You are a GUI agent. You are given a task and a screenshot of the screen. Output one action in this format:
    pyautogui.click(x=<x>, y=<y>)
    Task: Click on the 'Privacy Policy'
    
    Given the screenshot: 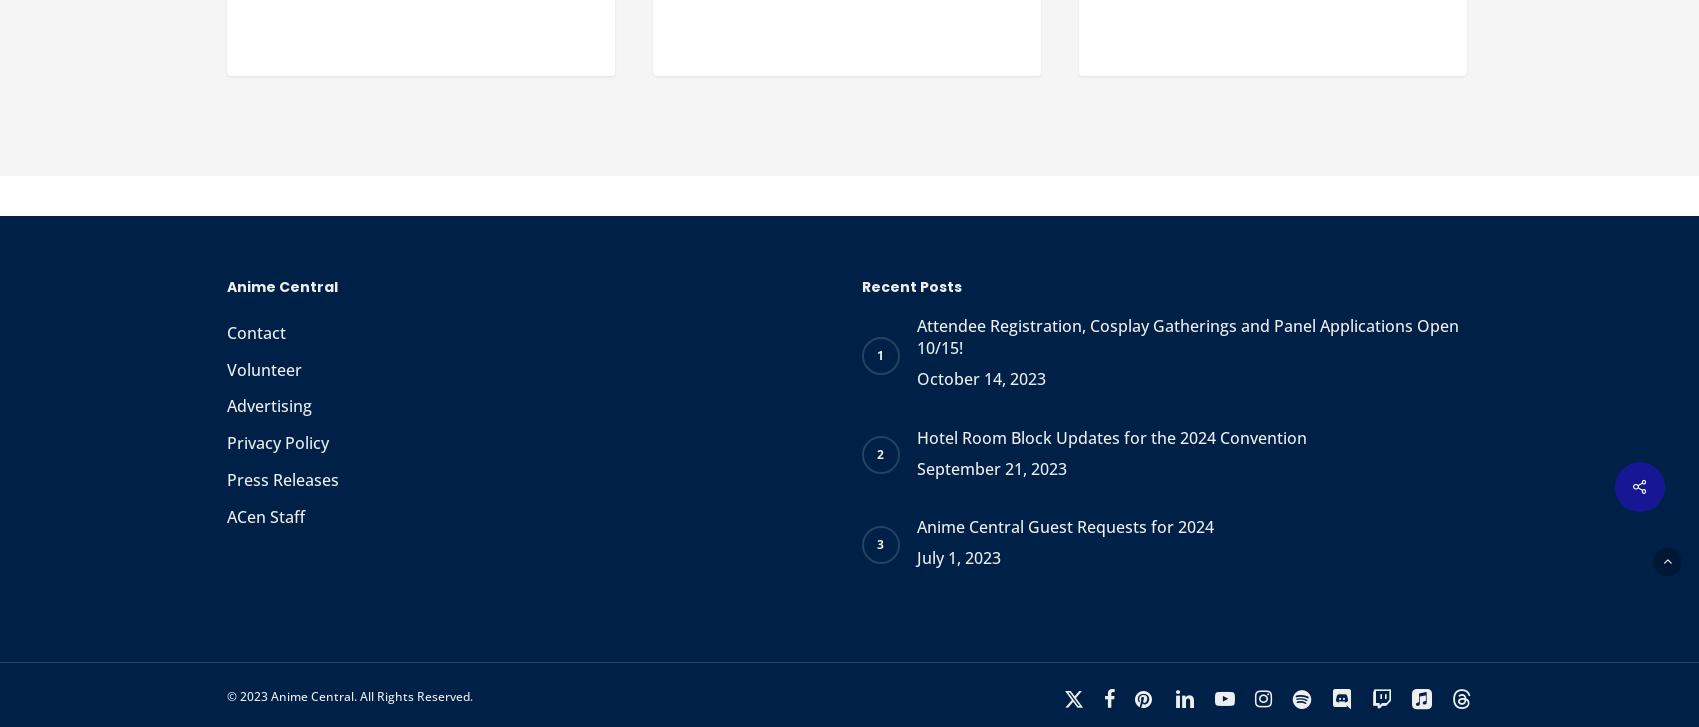 What is the action you would take?
    pyautogui.click(x=226, y=442)
    